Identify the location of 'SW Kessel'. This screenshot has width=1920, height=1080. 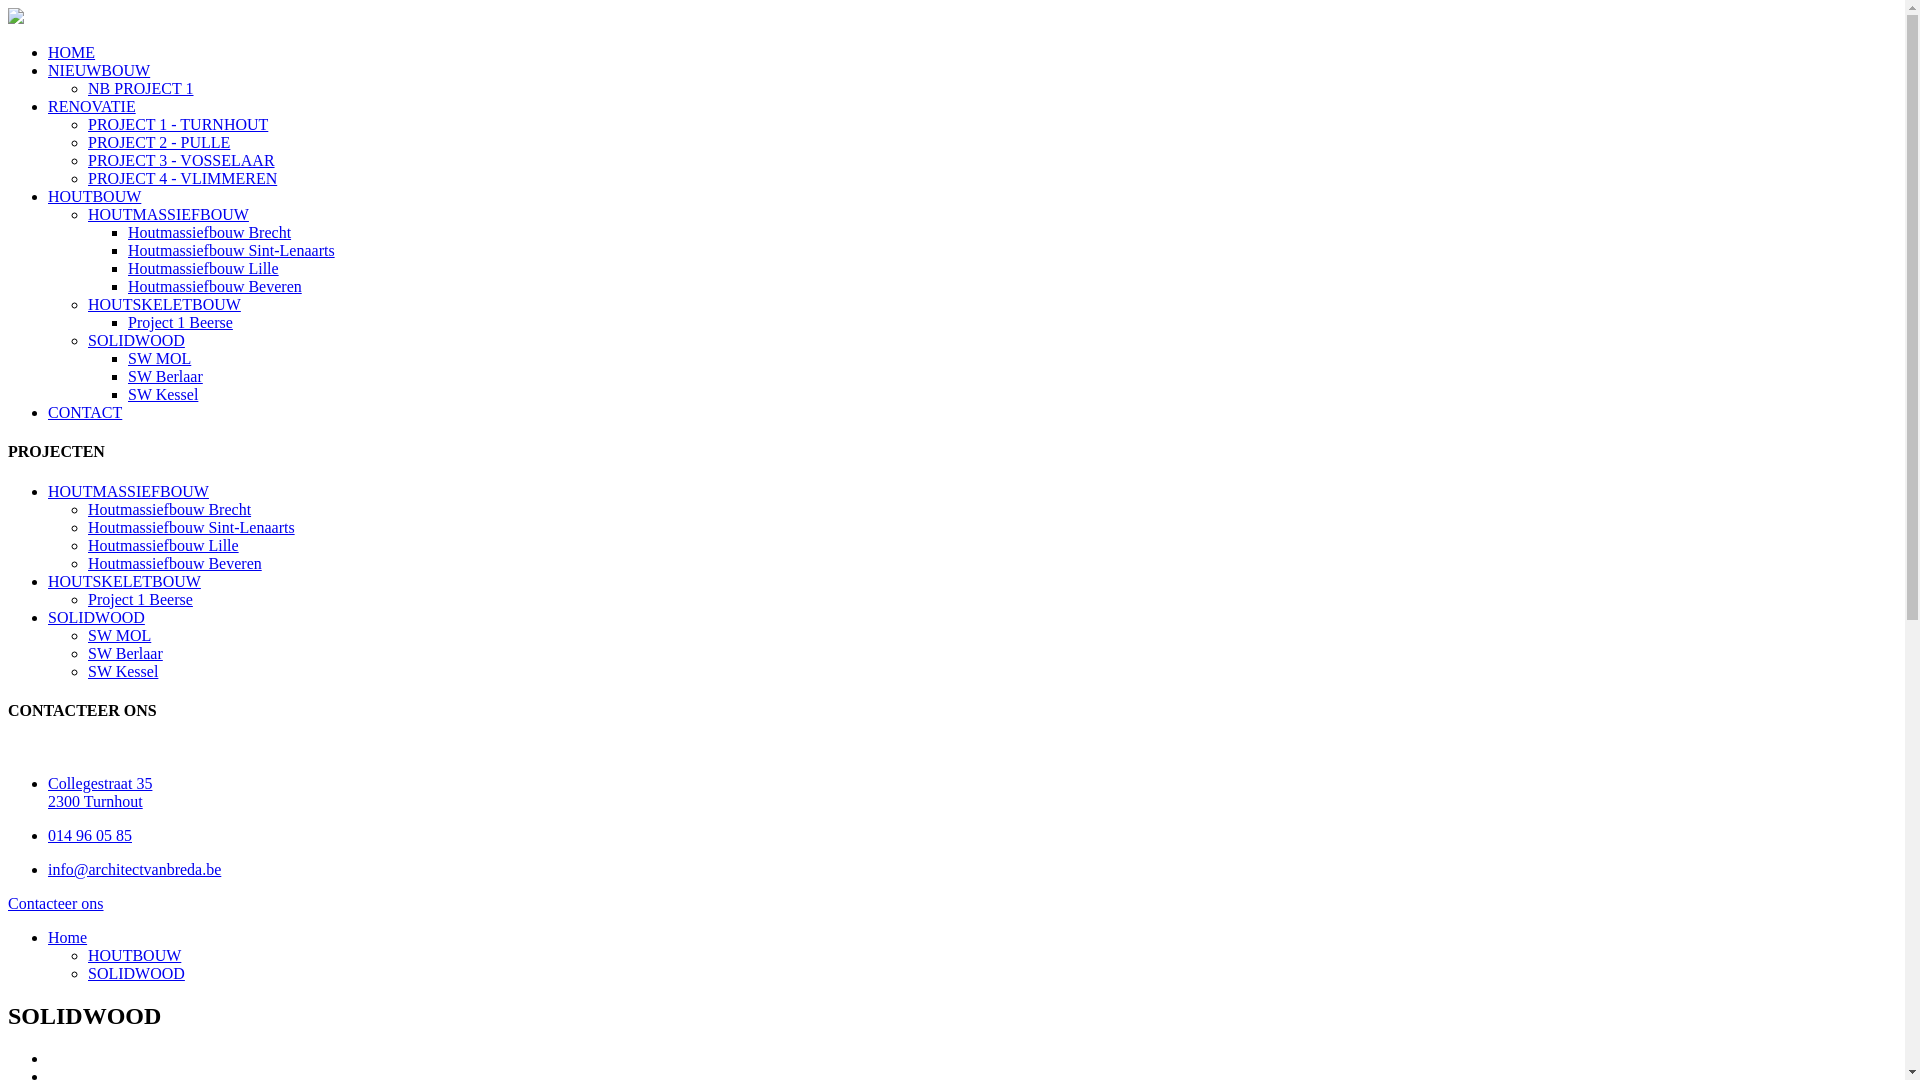
(163, 394).